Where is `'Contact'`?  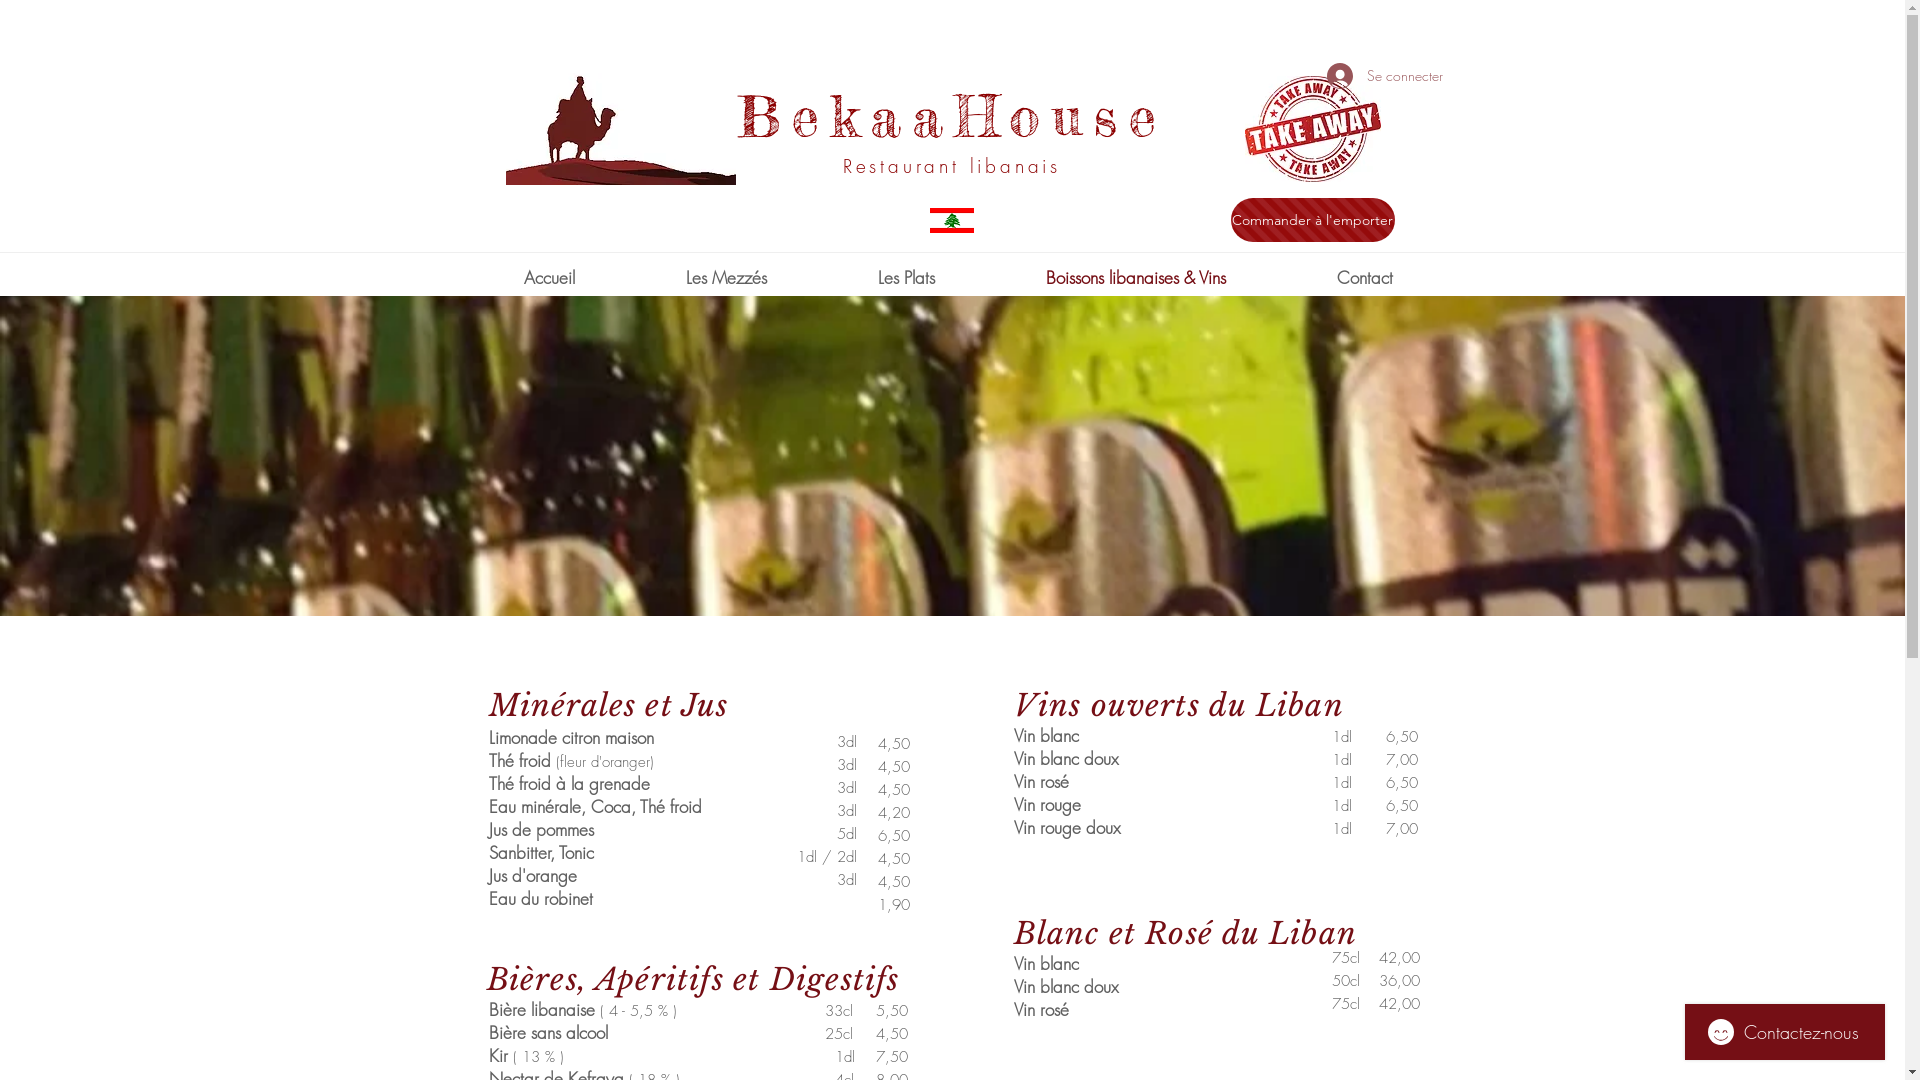
'Contact' is located at coordinates (1363, 277).